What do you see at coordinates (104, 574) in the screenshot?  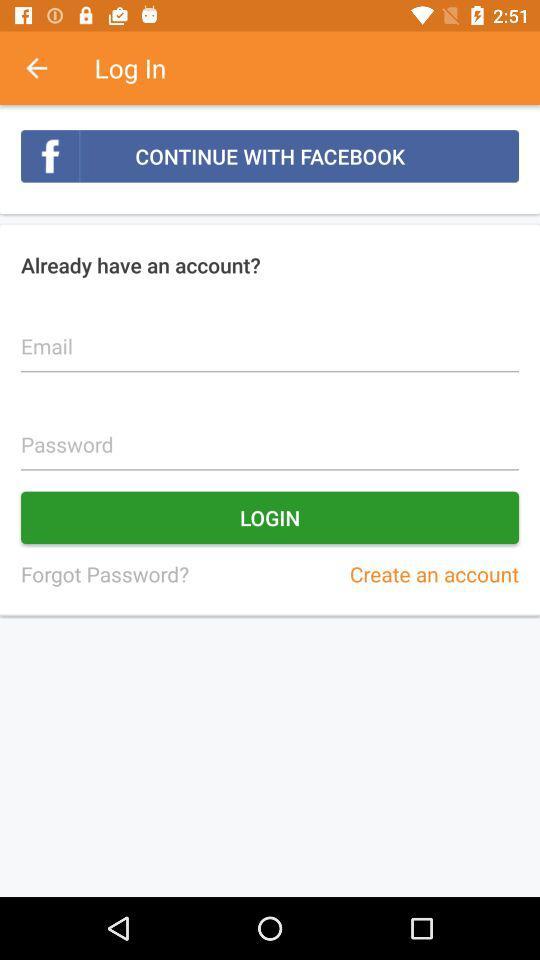 I see `the forgot password? icon` at bounding box center [104, 574].